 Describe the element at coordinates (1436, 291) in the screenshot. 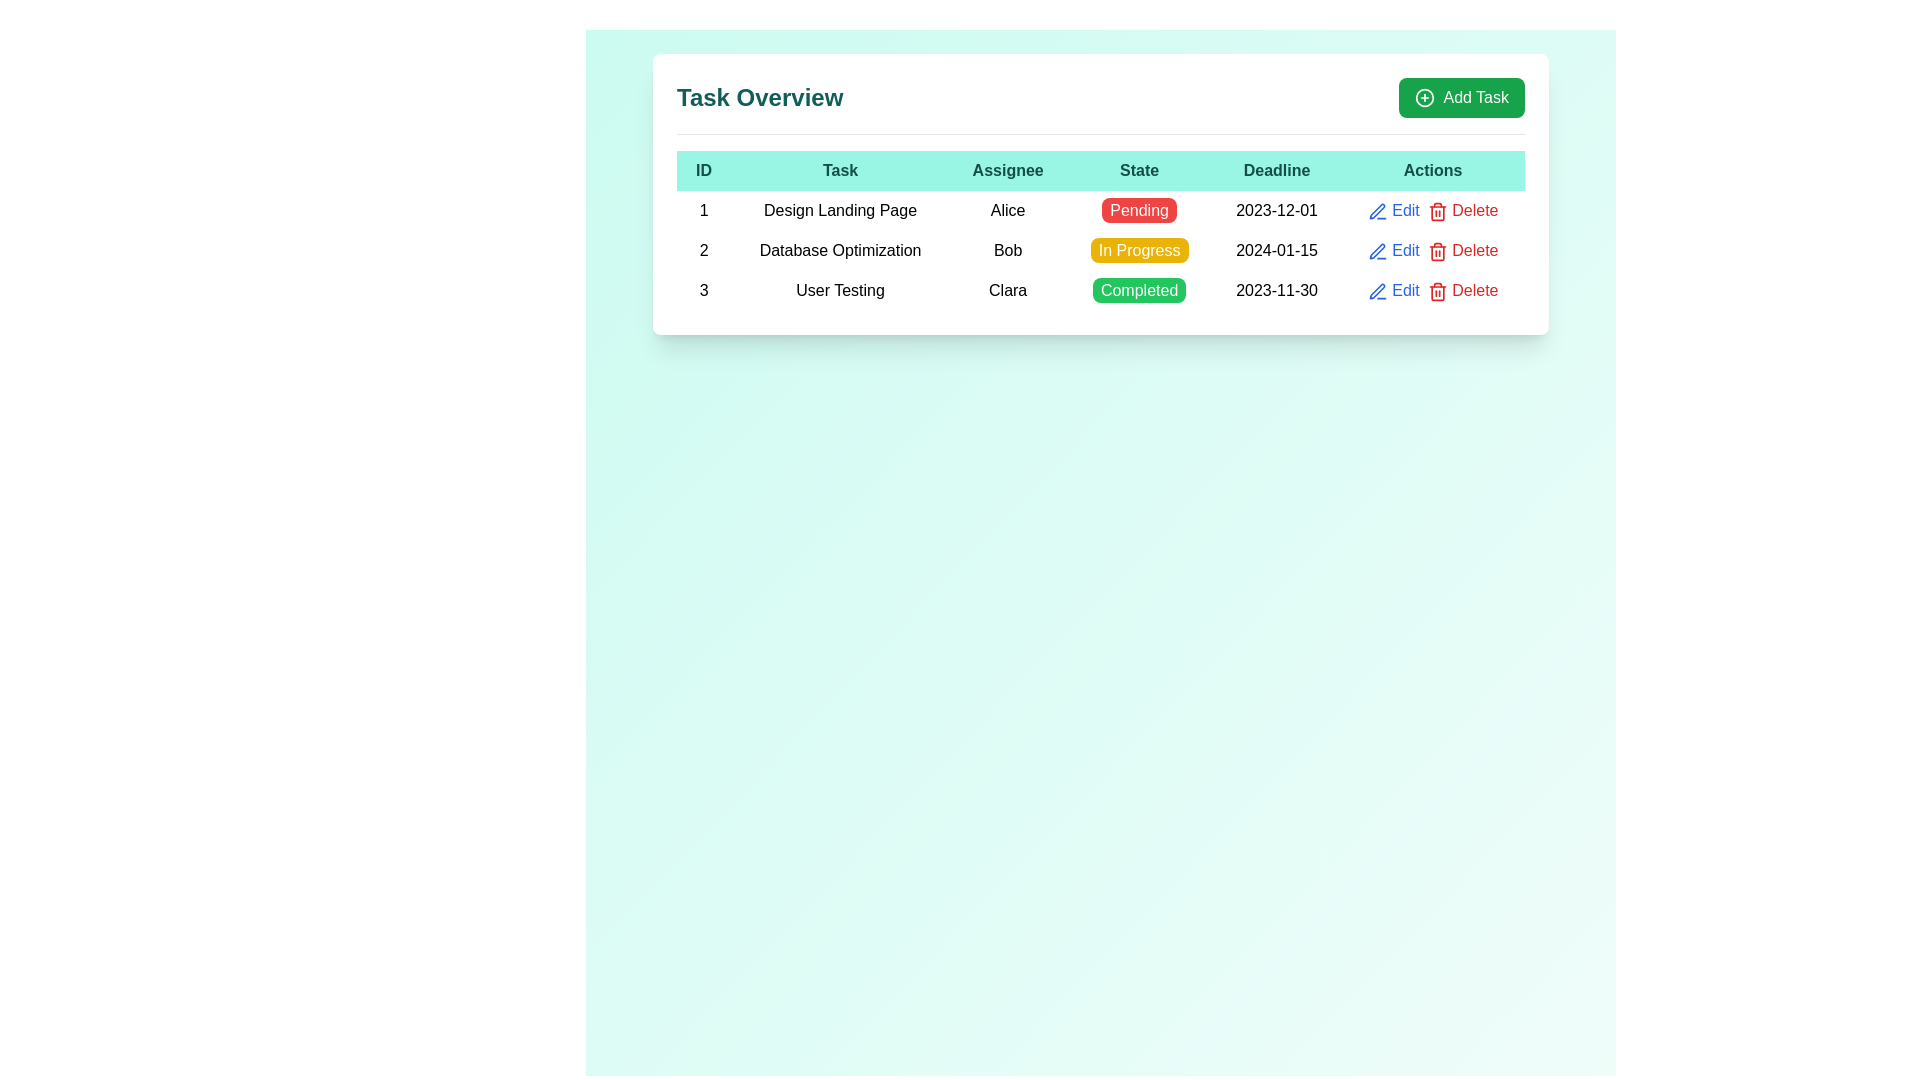

I see `the delete button located in the 'Actions' column of the third row in the table, positioned to the right of the blue-colored 'Edit' text link` at that location.